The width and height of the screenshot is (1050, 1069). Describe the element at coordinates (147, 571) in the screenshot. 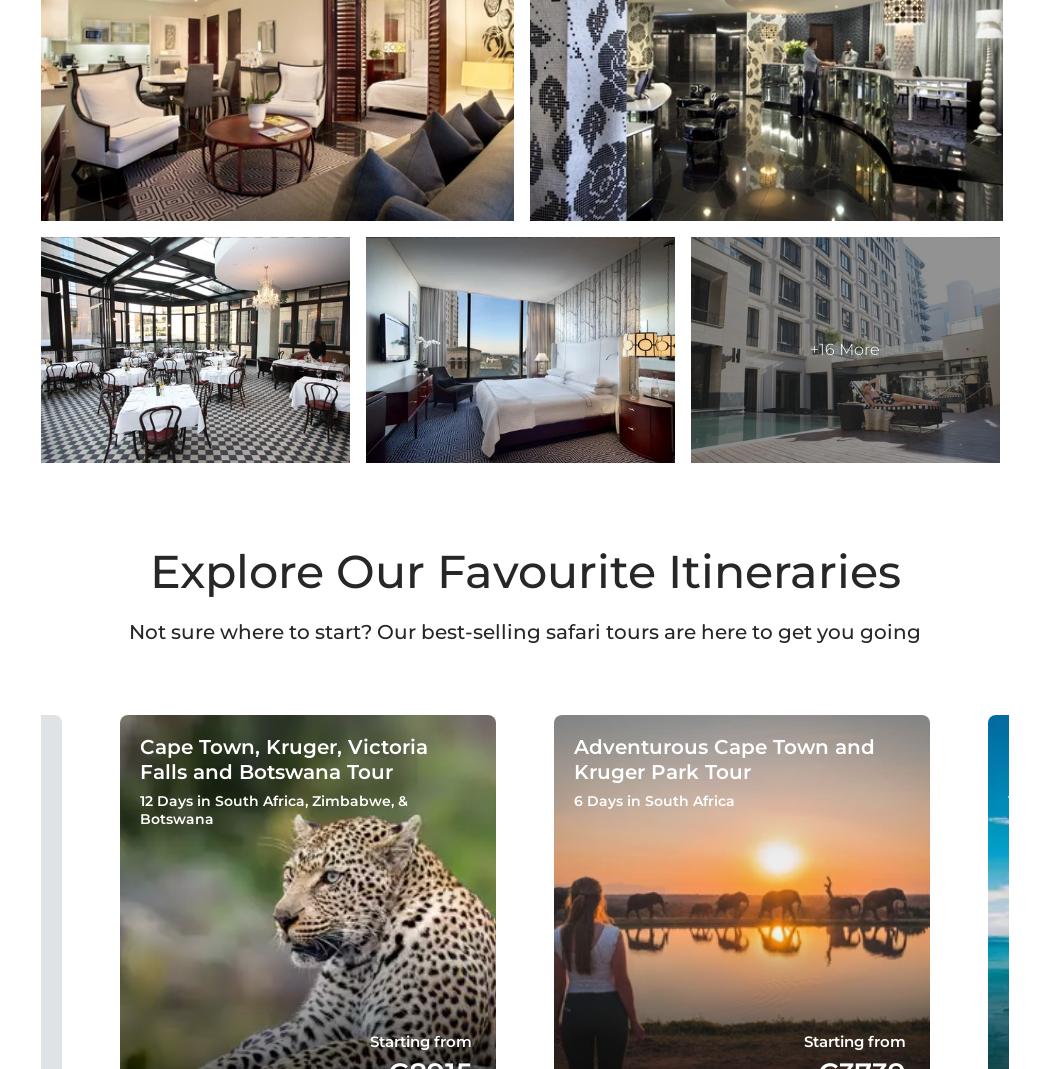

I see `'Explore Our Favourite Itineraries'` at that location.